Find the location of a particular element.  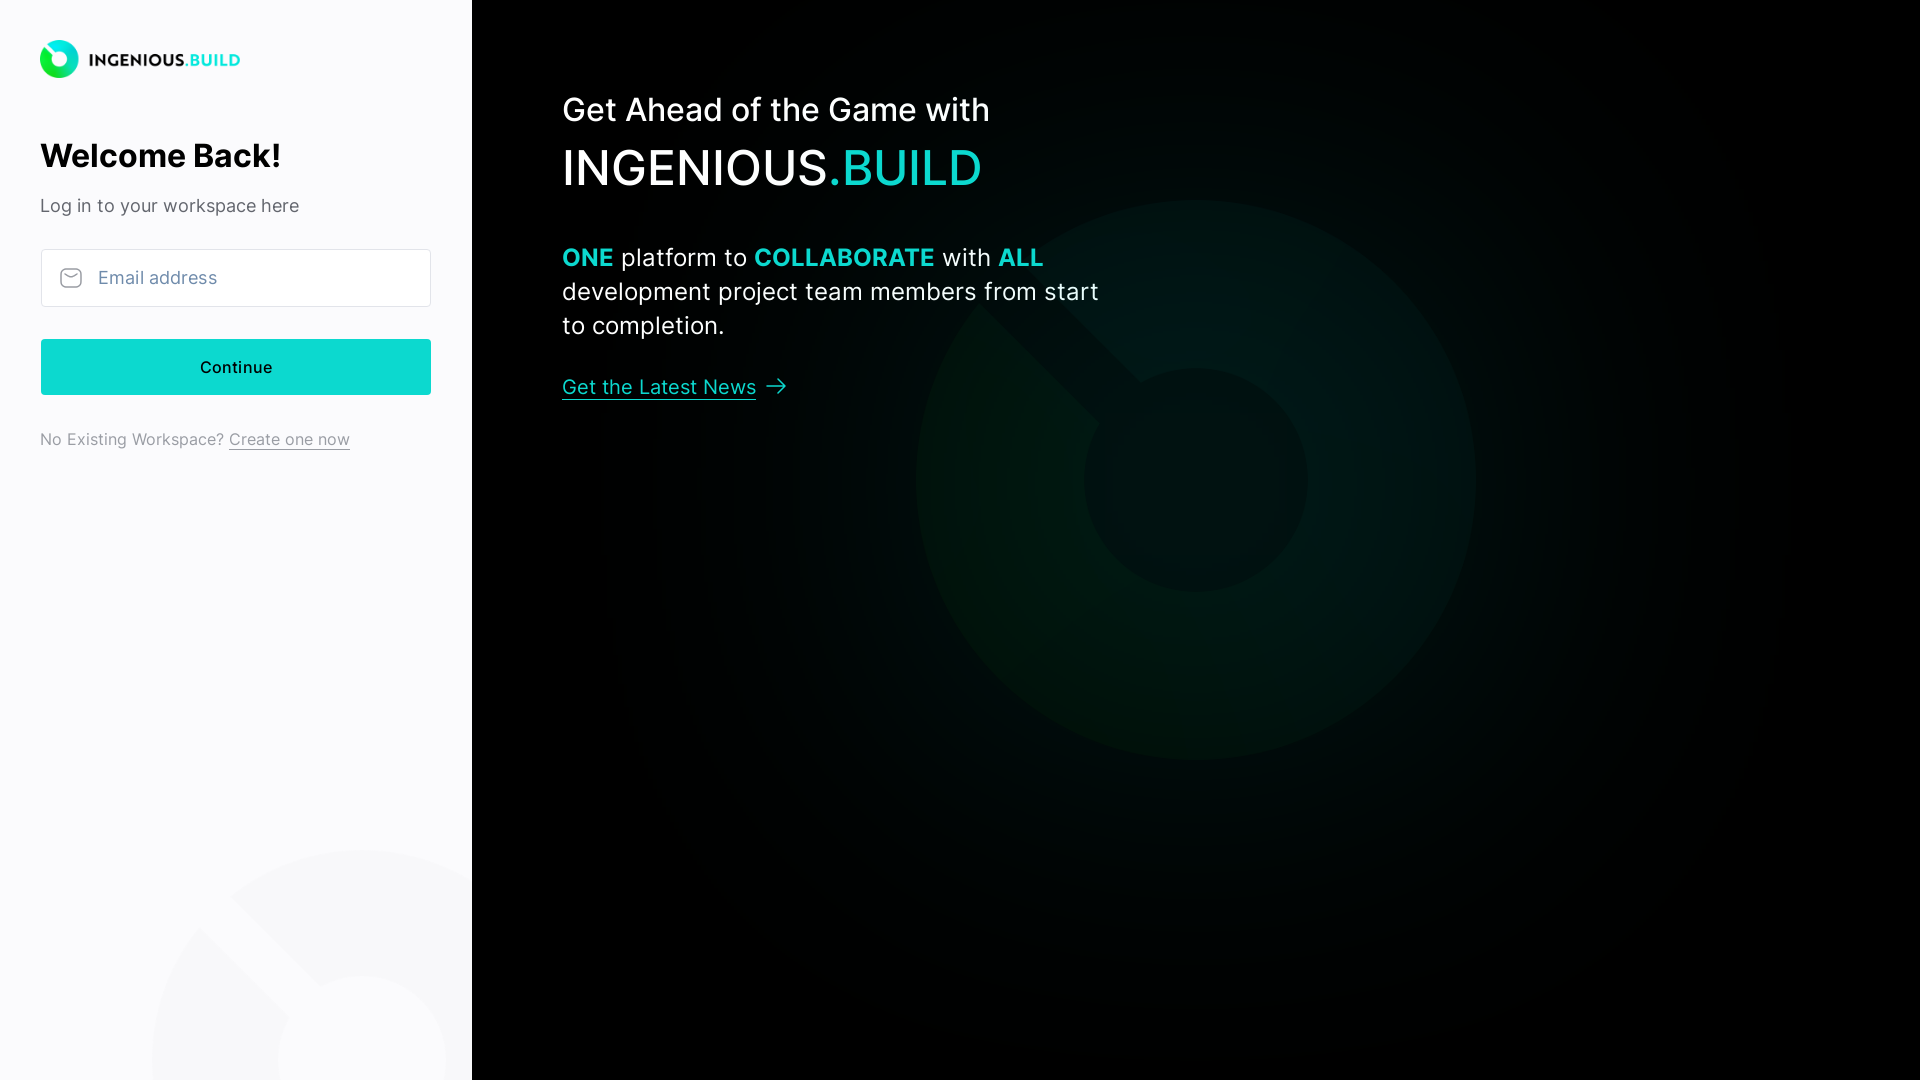

'Create one now' is located at coordinates (229, 437).